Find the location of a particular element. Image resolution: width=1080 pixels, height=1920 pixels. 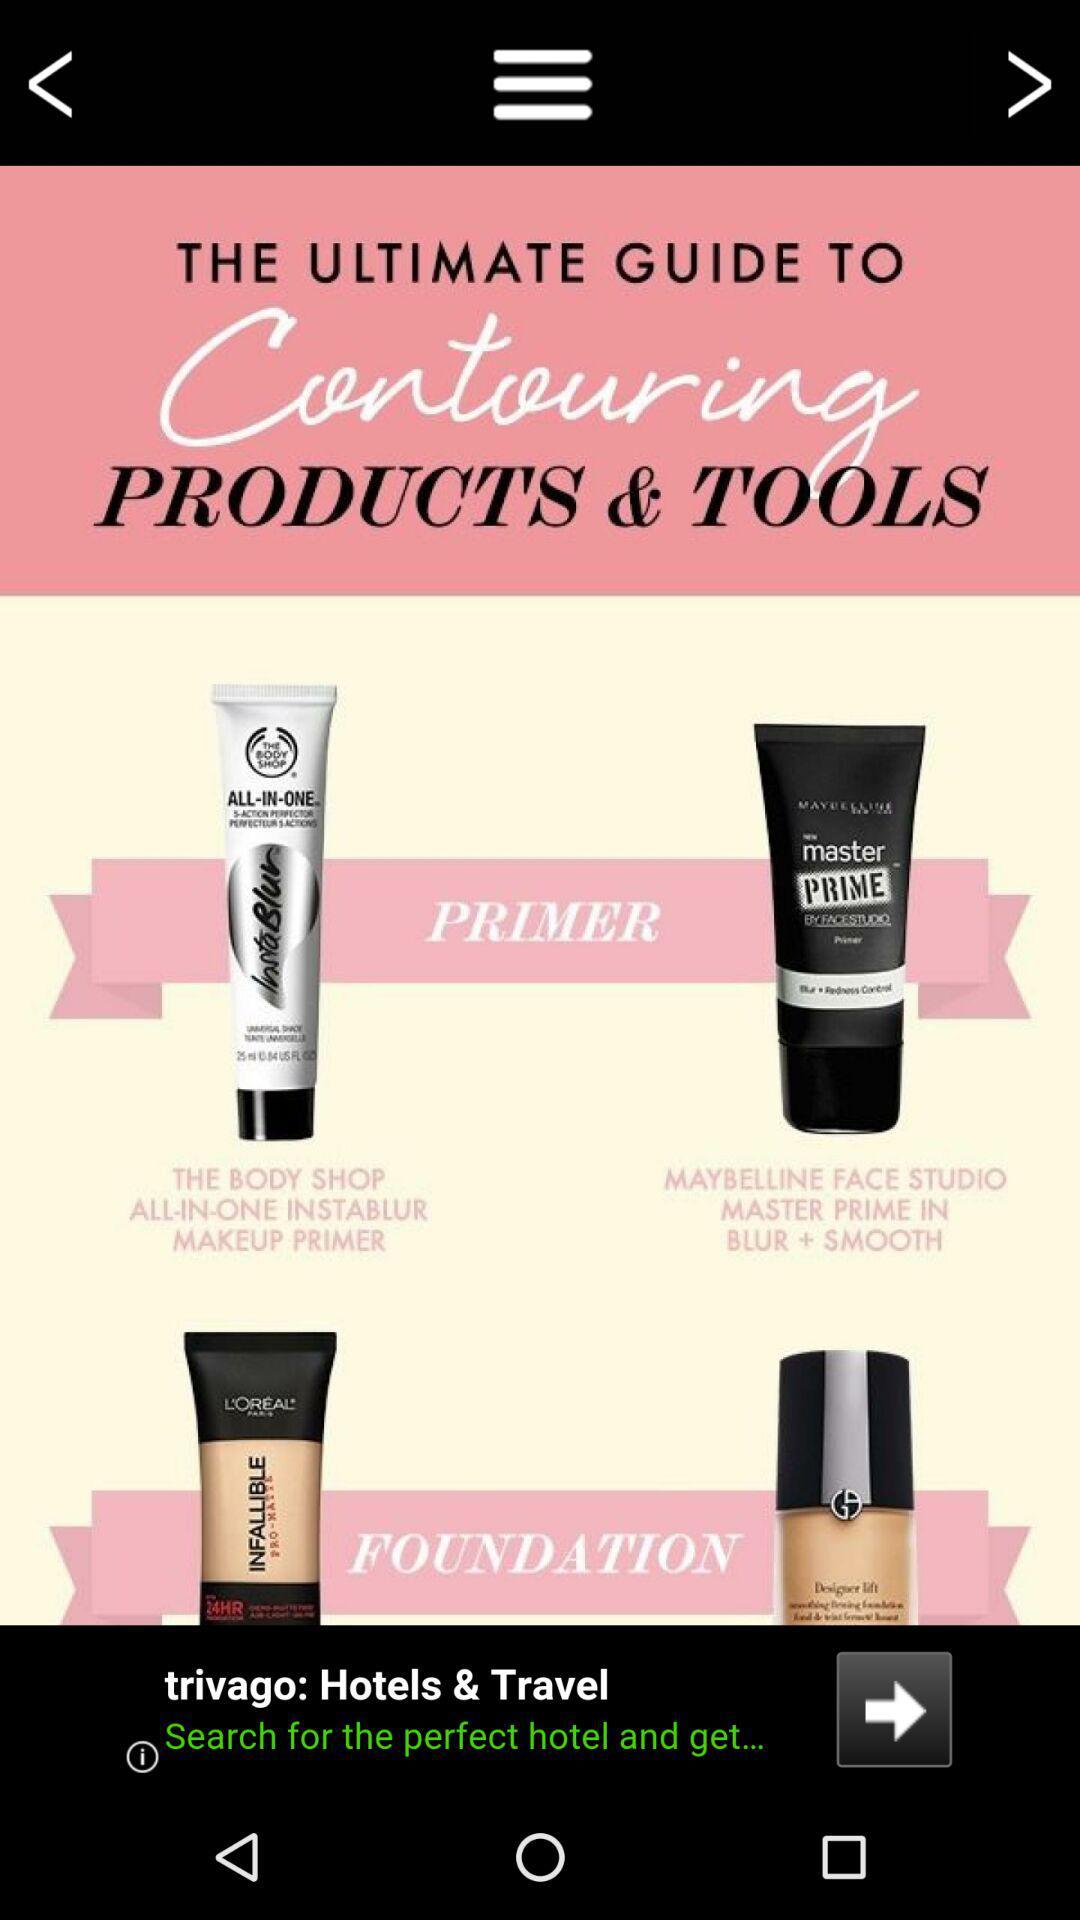

voltar a tela anterior is located at coordinates (53, 81).